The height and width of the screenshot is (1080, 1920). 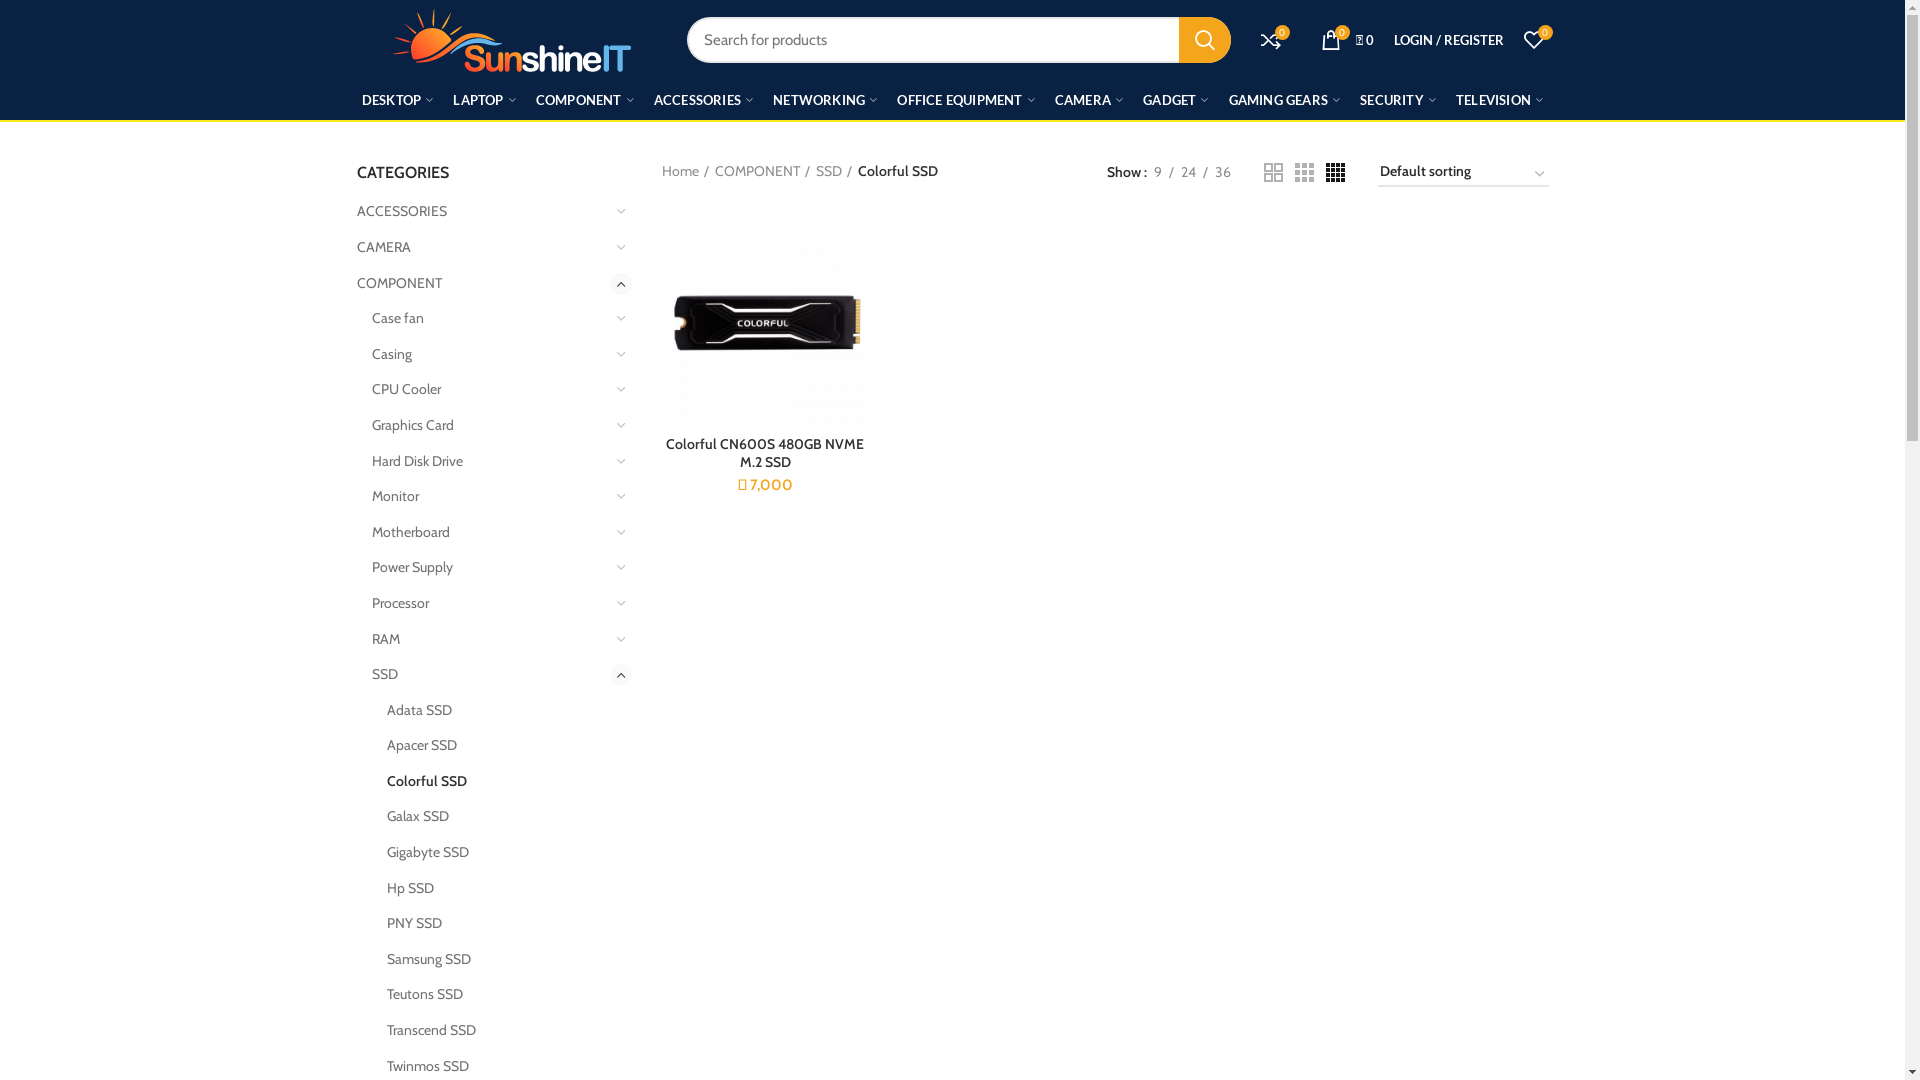 I want to click on 'TELEVISION', so click(x=1499, y=100).